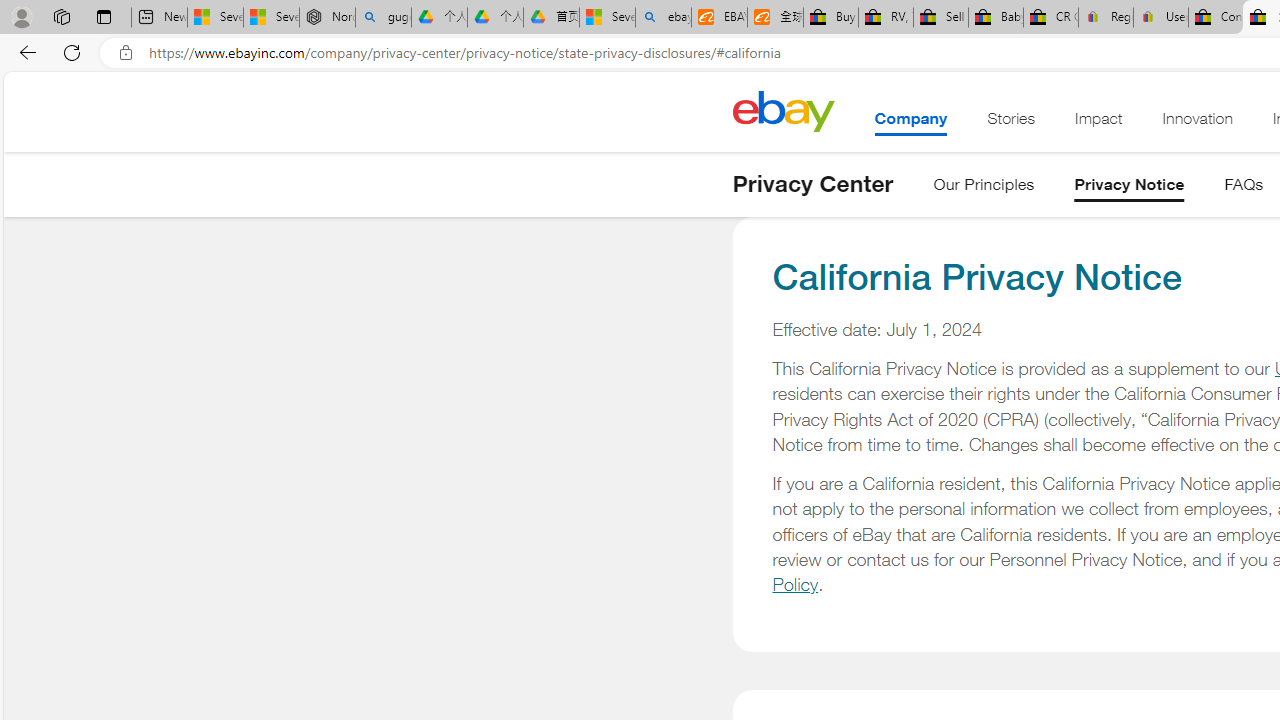 The height and width of the screenshot is (720, 1280). I want to click on 'Consumer Health Data Privacy Policy - eBay Inc.', so click(1215, 17).